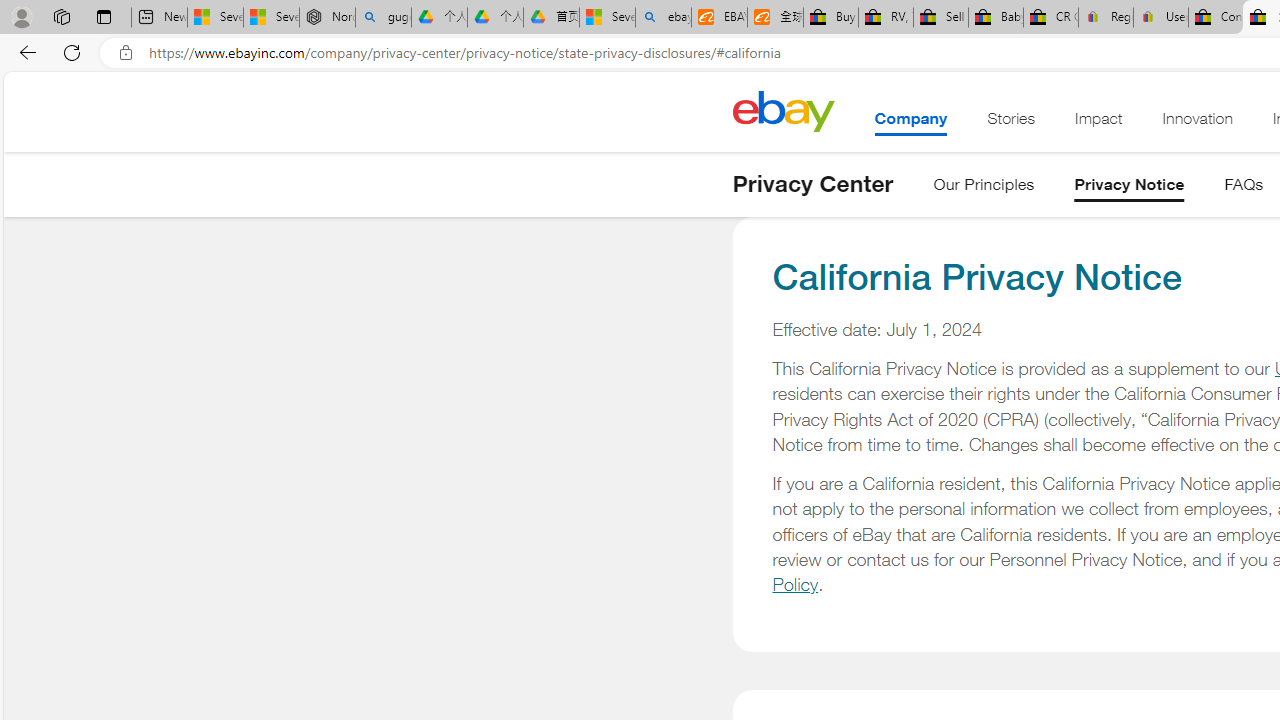 The height and width of the screenshot is (720, 1280). I want to click on 'Consumer Health Data Privacy Policy - eBay Inc.', so click(1215, 17).